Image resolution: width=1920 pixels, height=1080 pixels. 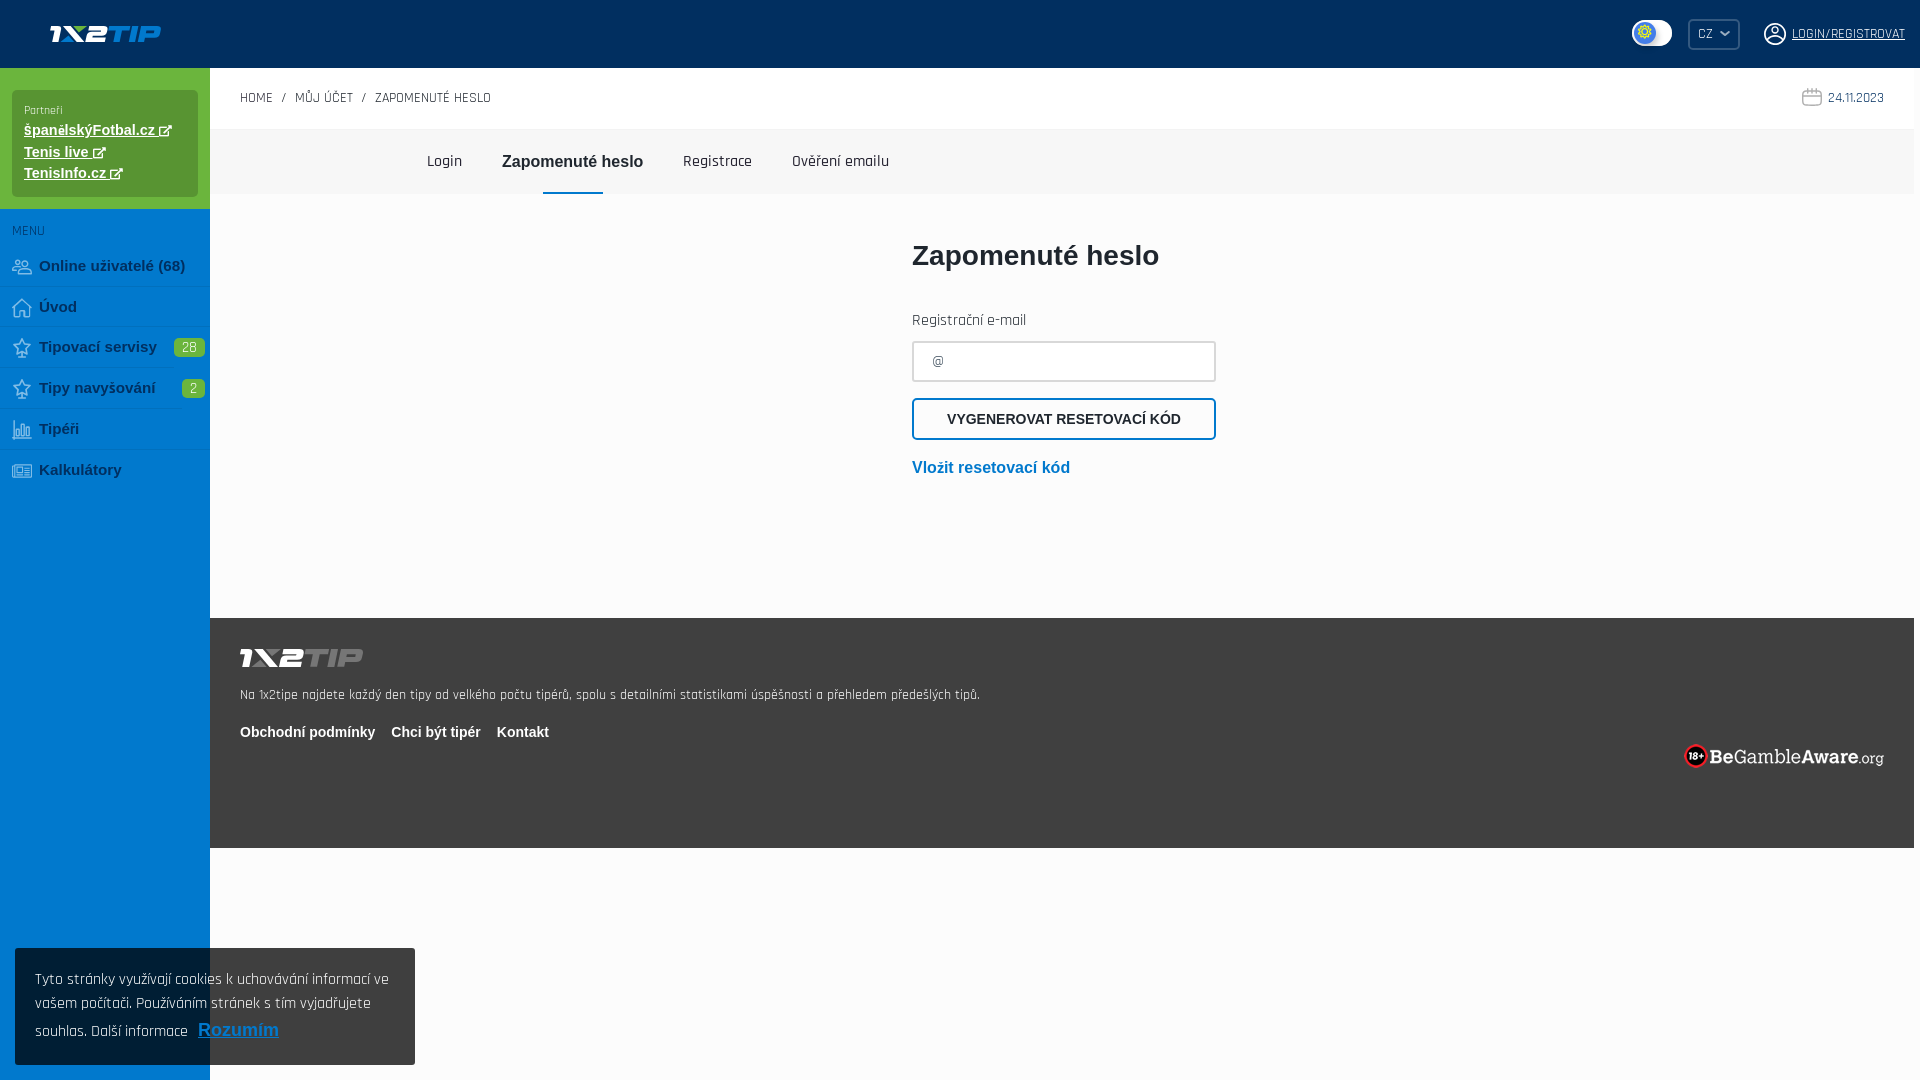 I want to click on 'TenisInfo.cz', so click(x=73, y=172).